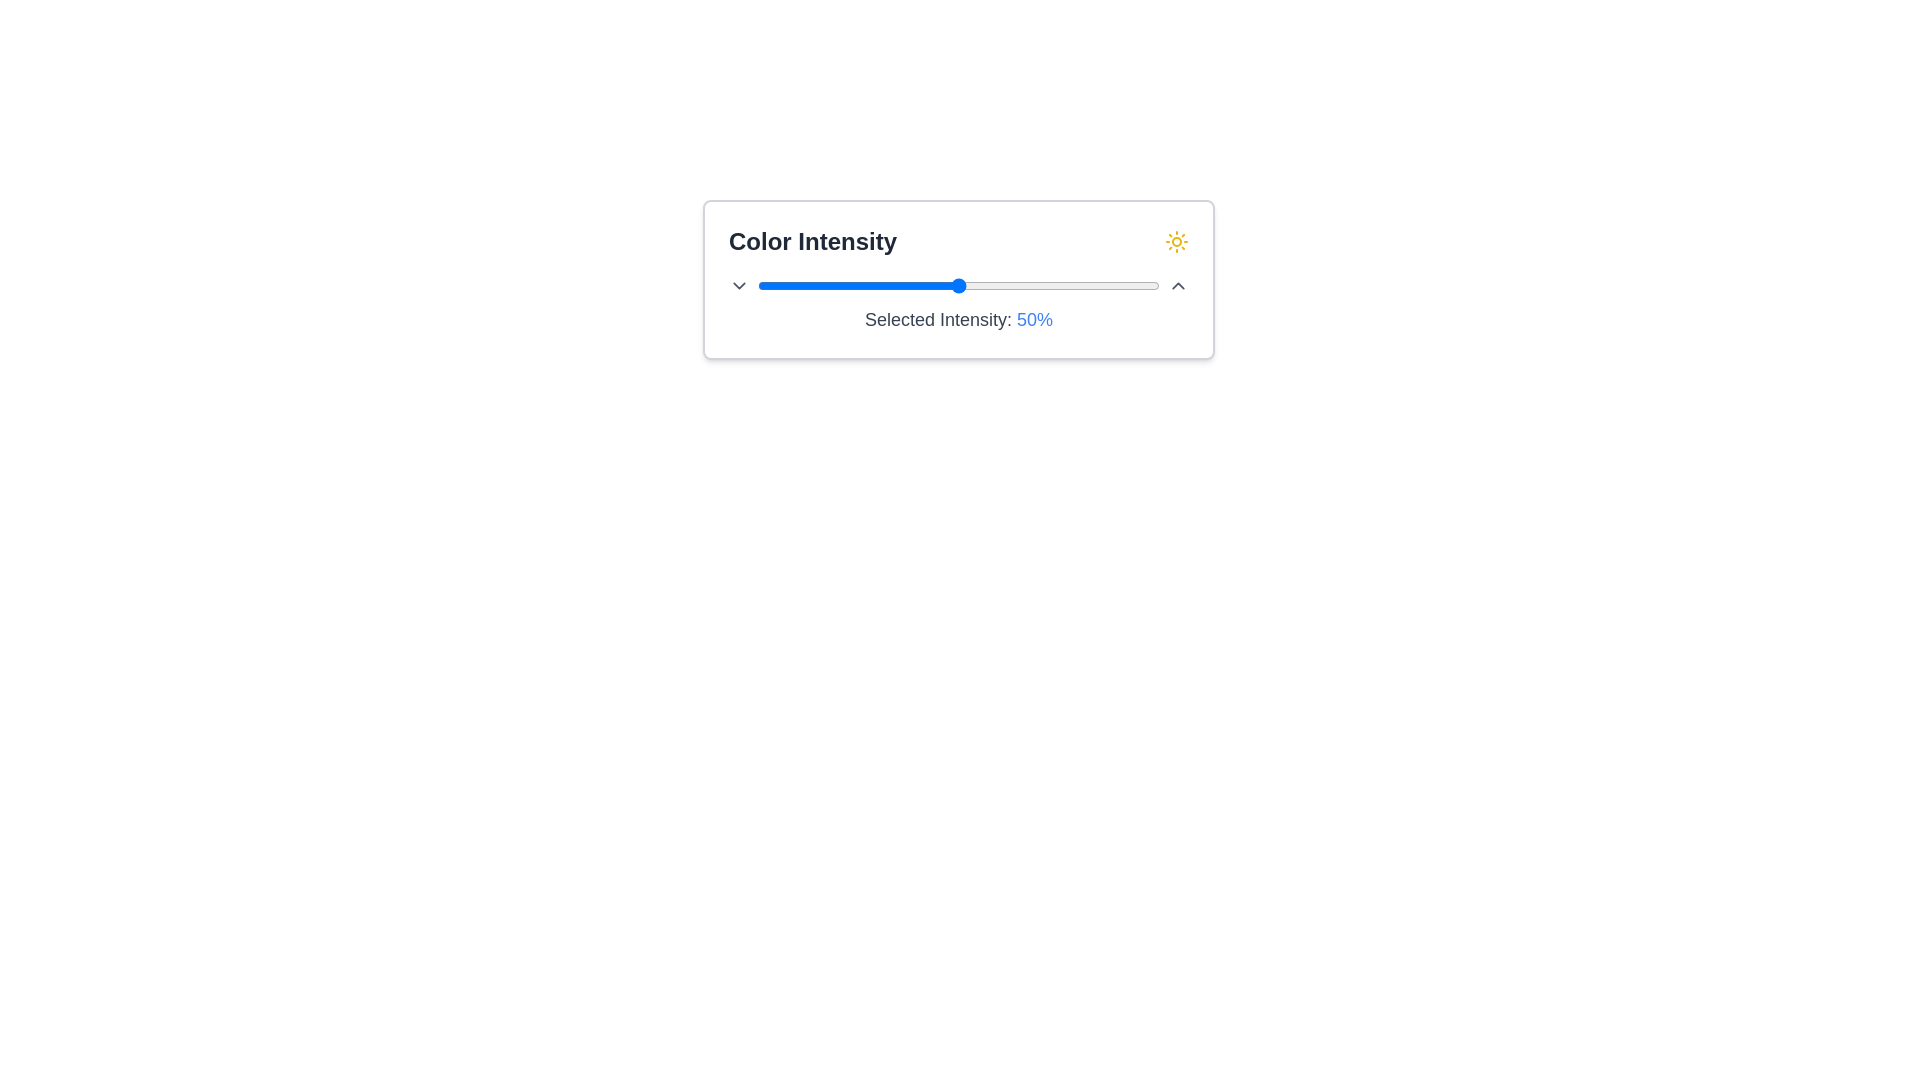 The image size is (1920, 1080). Describe the element at coordinates (958, 285) in the screenshot. I see `the knob of the horizontal slider in the 'Color Intensity' panel` at that location.